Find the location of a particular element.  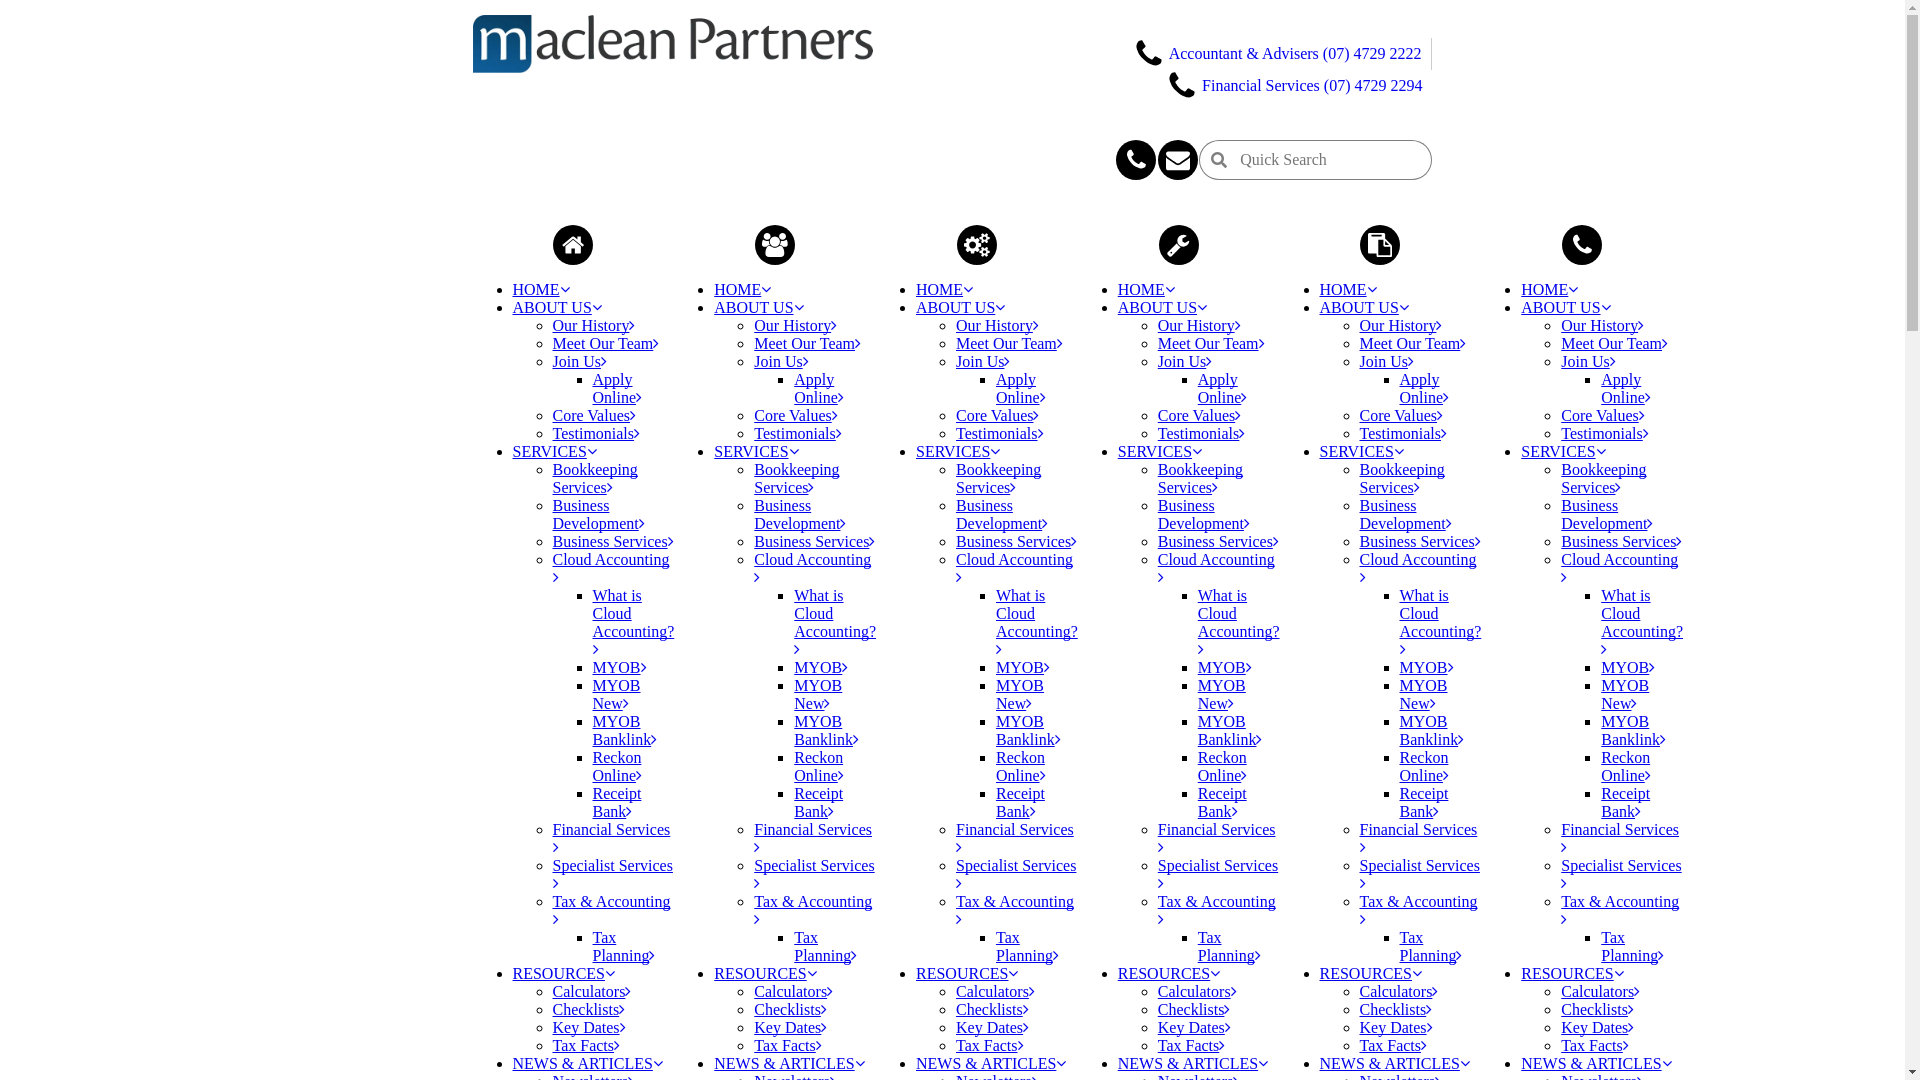

'Cloud Accounting' is located at coordinates (812, 568).